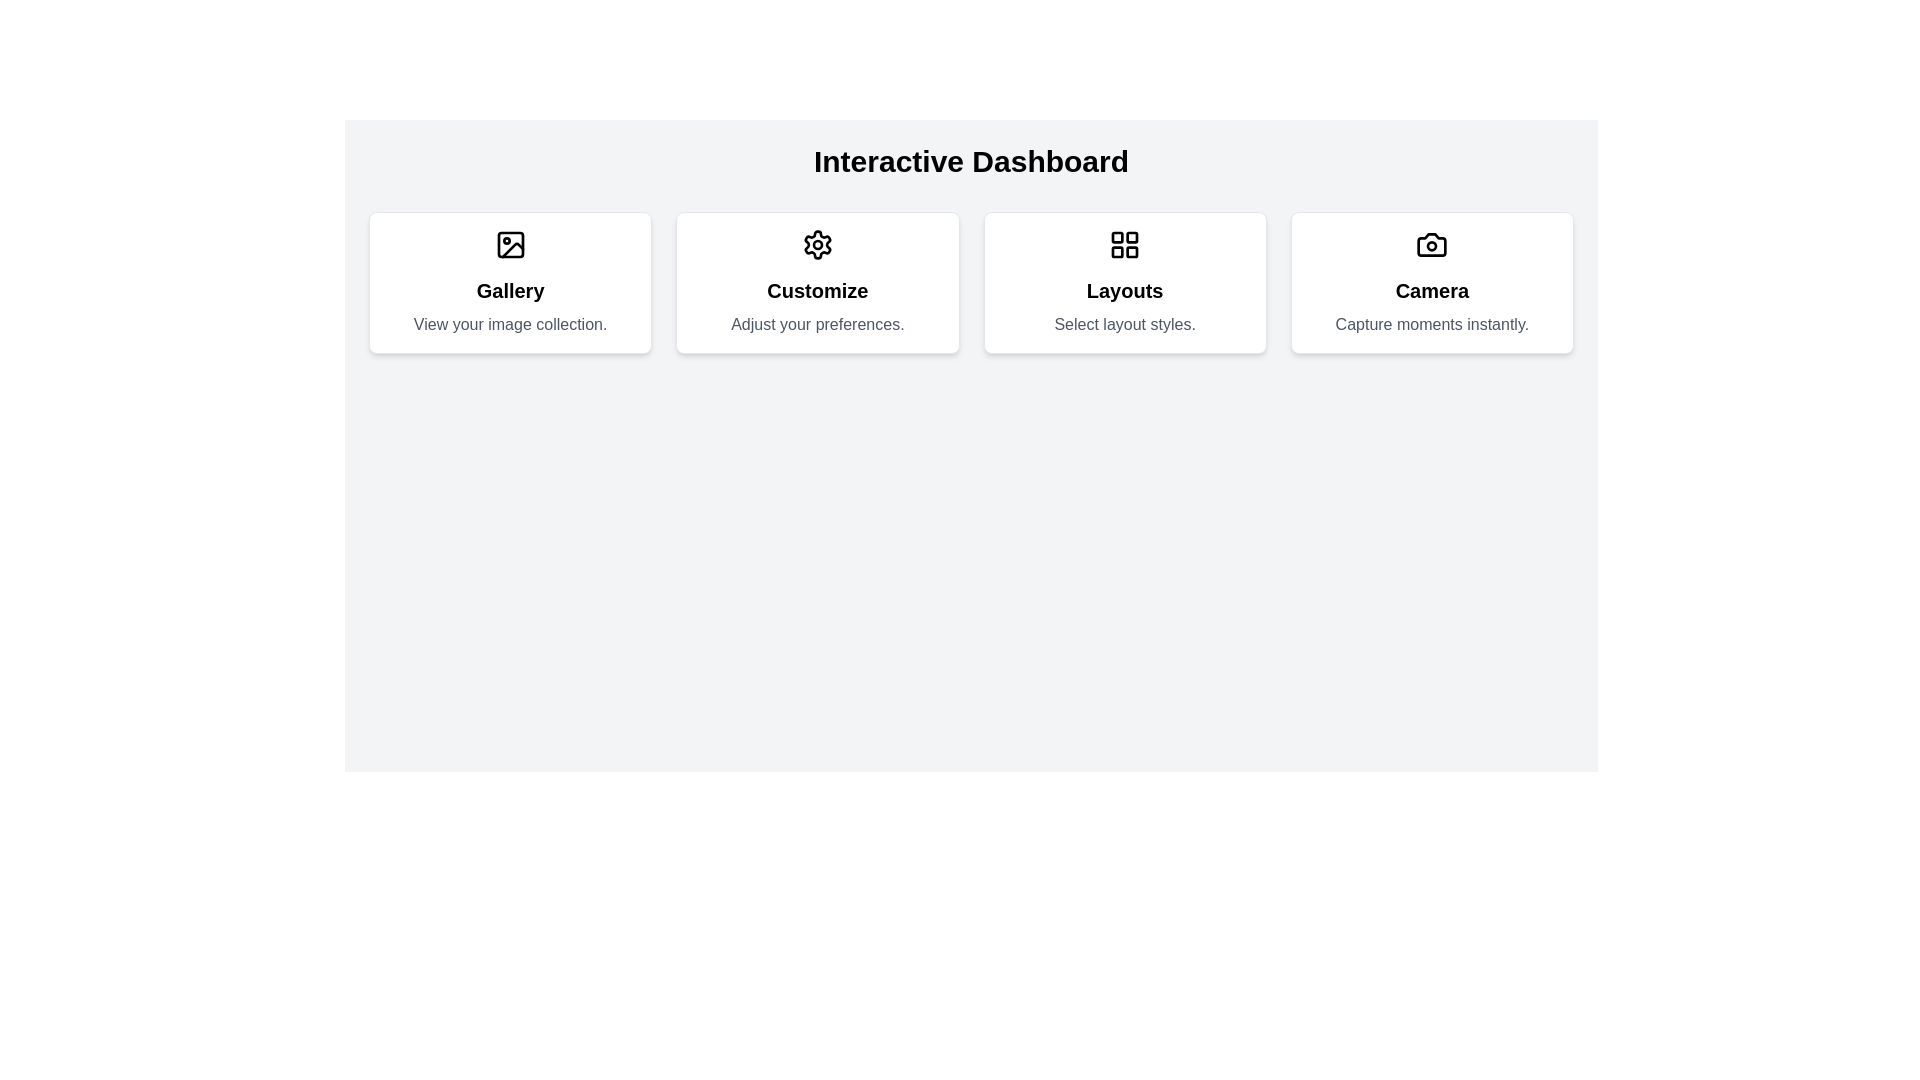  I want to click on the Textual Heading that serves as the title for the interface, positioned centrally at the top of the dashboard above the panel elements, so click(971, 161).